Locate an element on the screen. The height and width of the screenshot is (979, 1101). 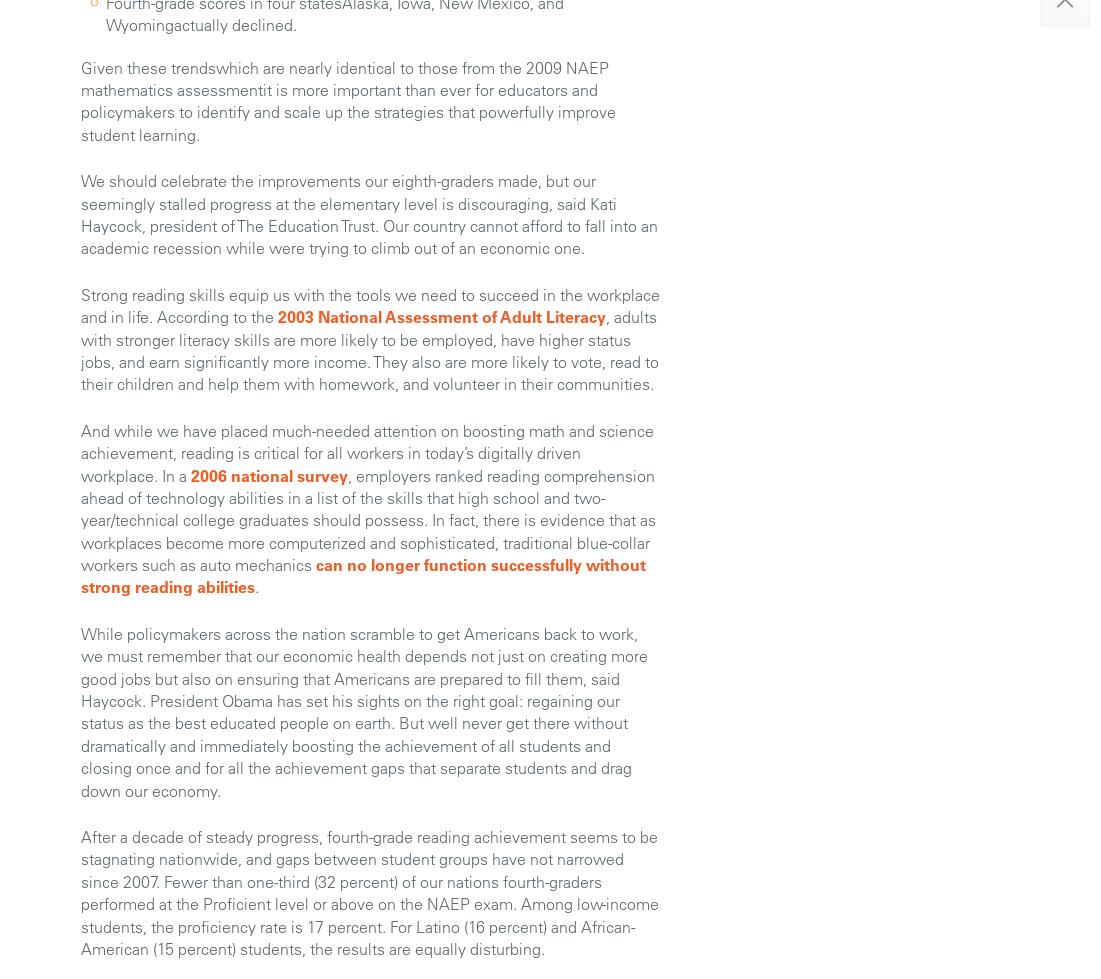
'can no longer function successfully without strong reading abilities' is located at coordinates (363, 575).